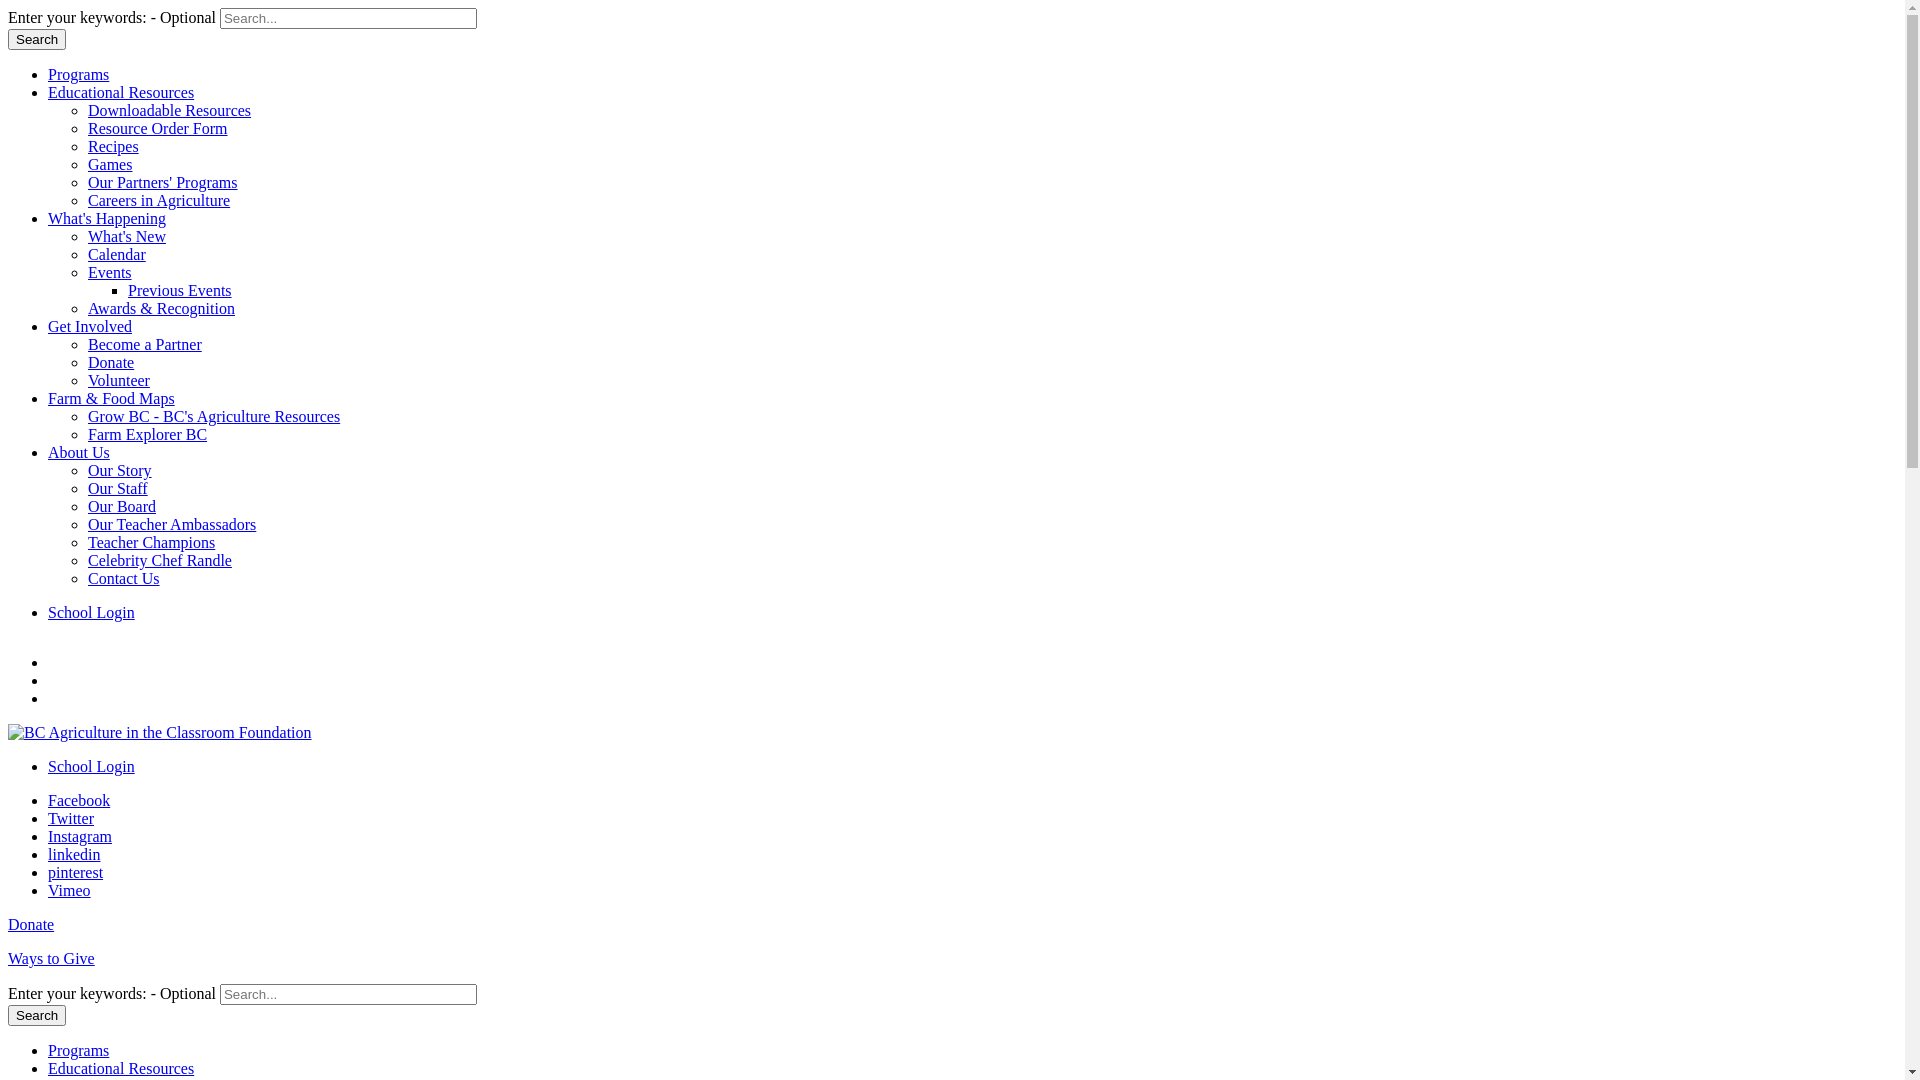 This screenshot has height=1080, width=1920. Describe the element at coordinates (119, 92) in the screenshot. I see `'Educational Resources'` at that location.